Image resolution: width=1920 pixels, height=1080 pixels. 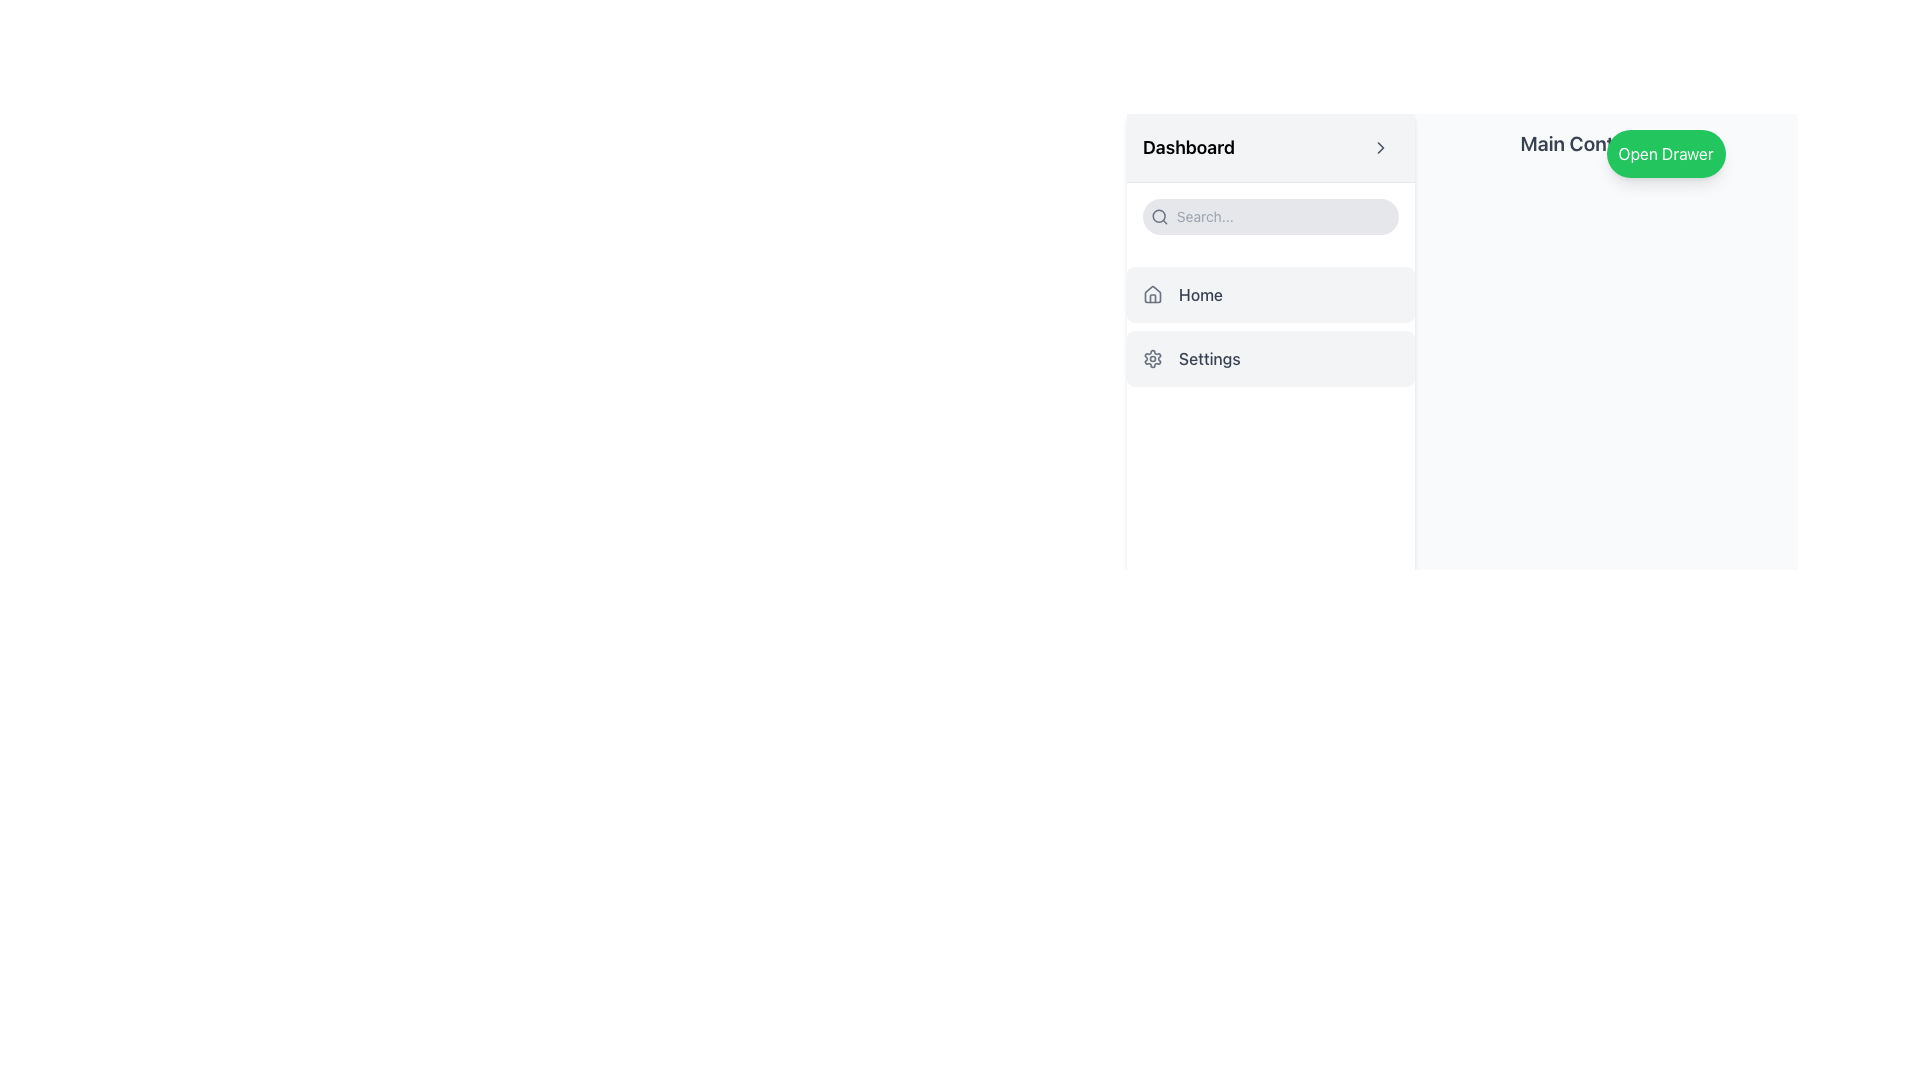 What do you see at coordinates (1606, 142) in the screenshot?
I see `text content of the label displaying 'Main Content Here', which is styled in bold gray font and positioned to the left of the 'Open Drawer' button in the right-hand content section` at bounding box center [1606, 142].